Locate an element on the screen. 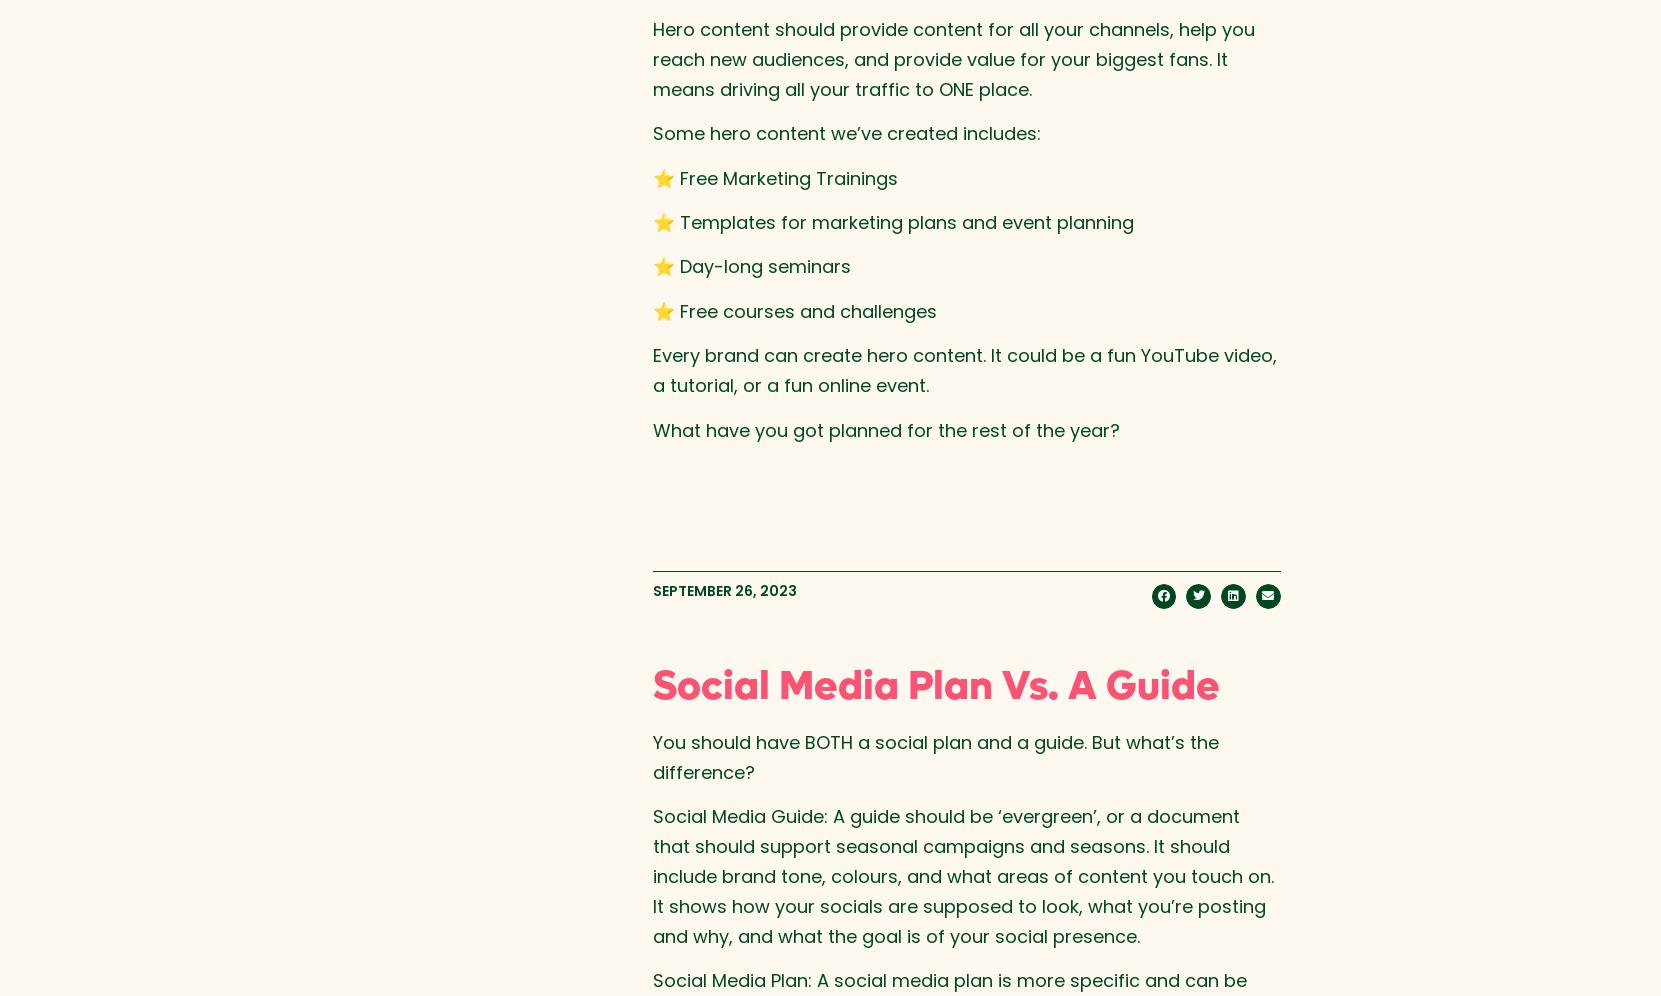 This screenshot has height=996, width=1661. '⭐️ Free courses and challenges⁠' is located at coordinates (792, 309).